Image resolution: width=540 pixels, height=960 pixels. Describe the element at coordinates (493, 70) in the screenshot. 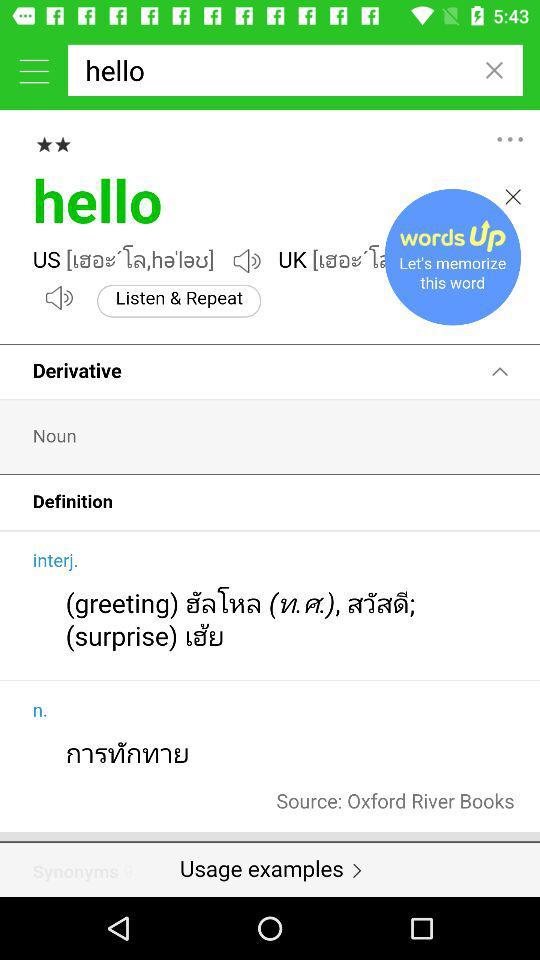

I see `the 1st close icon in the top left corner` at that location.